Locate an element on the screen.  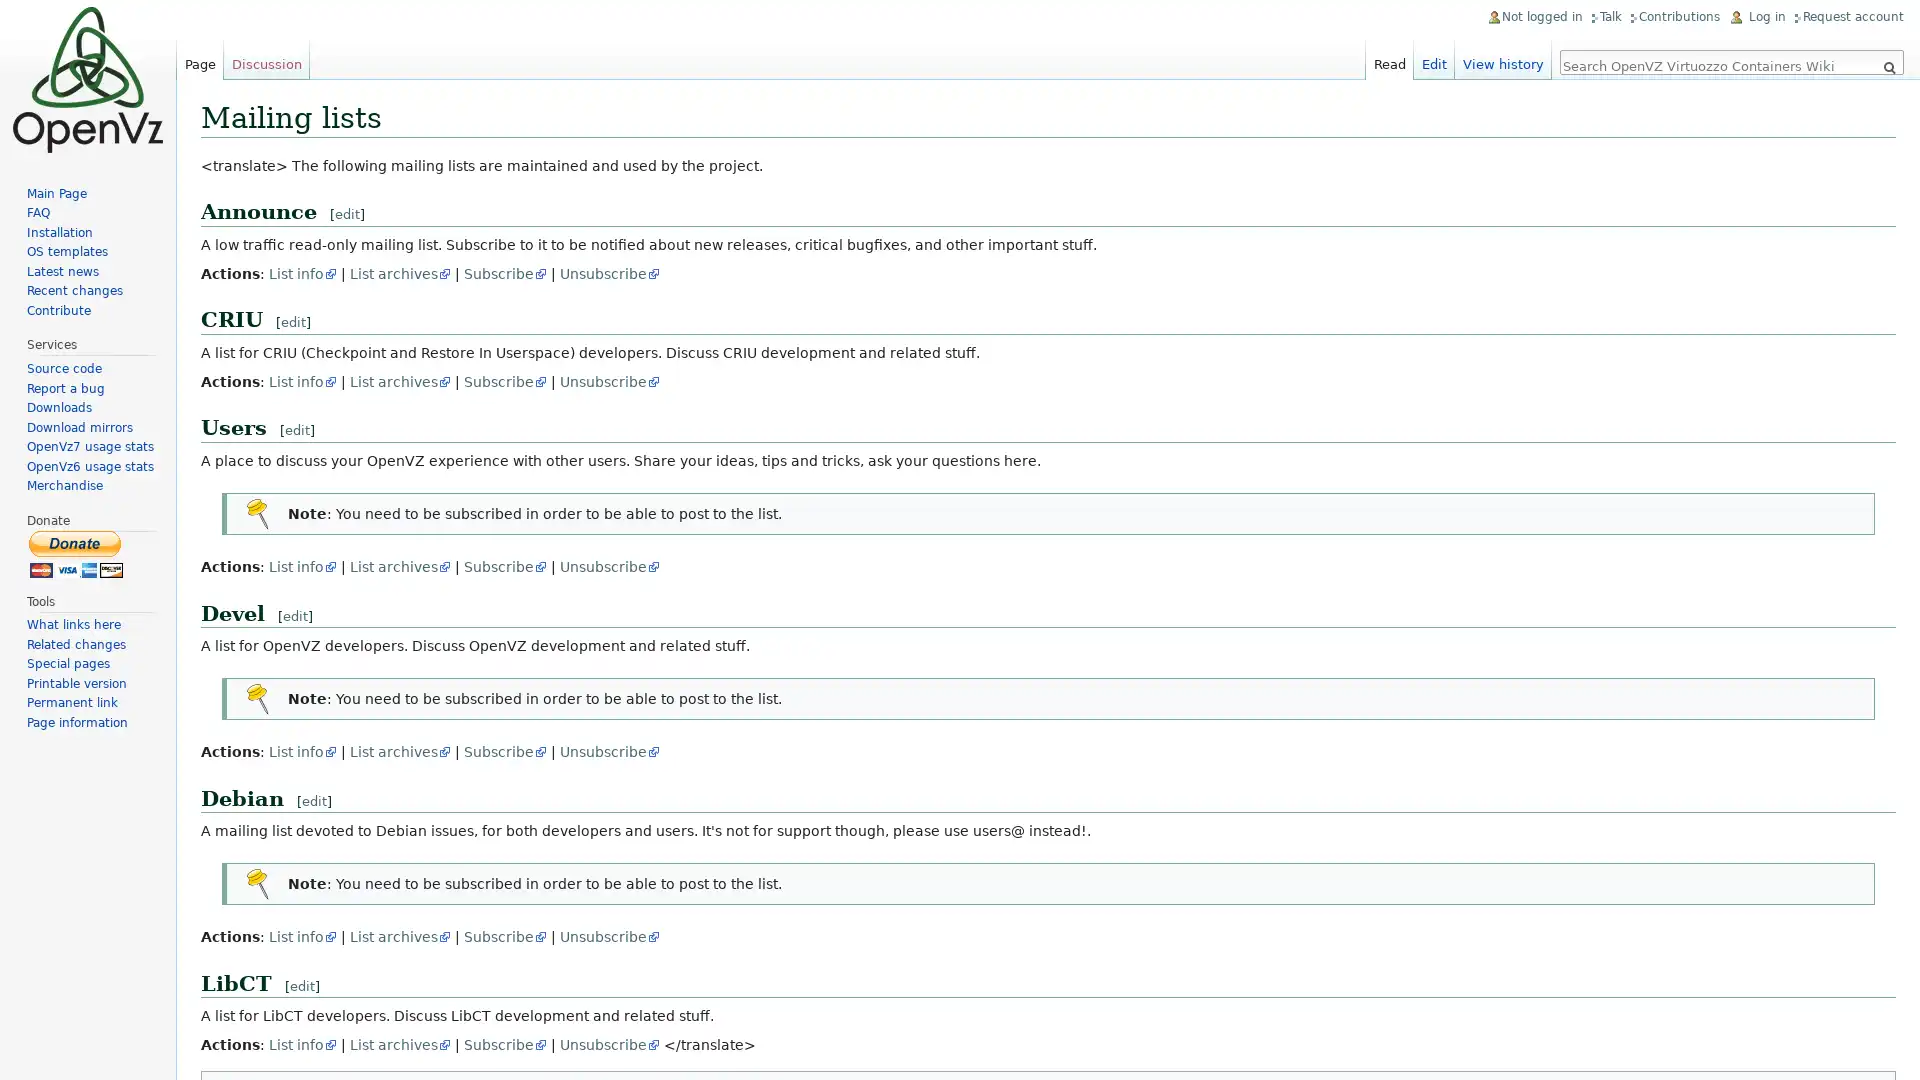
Go is located at coordinates (1888, 67).